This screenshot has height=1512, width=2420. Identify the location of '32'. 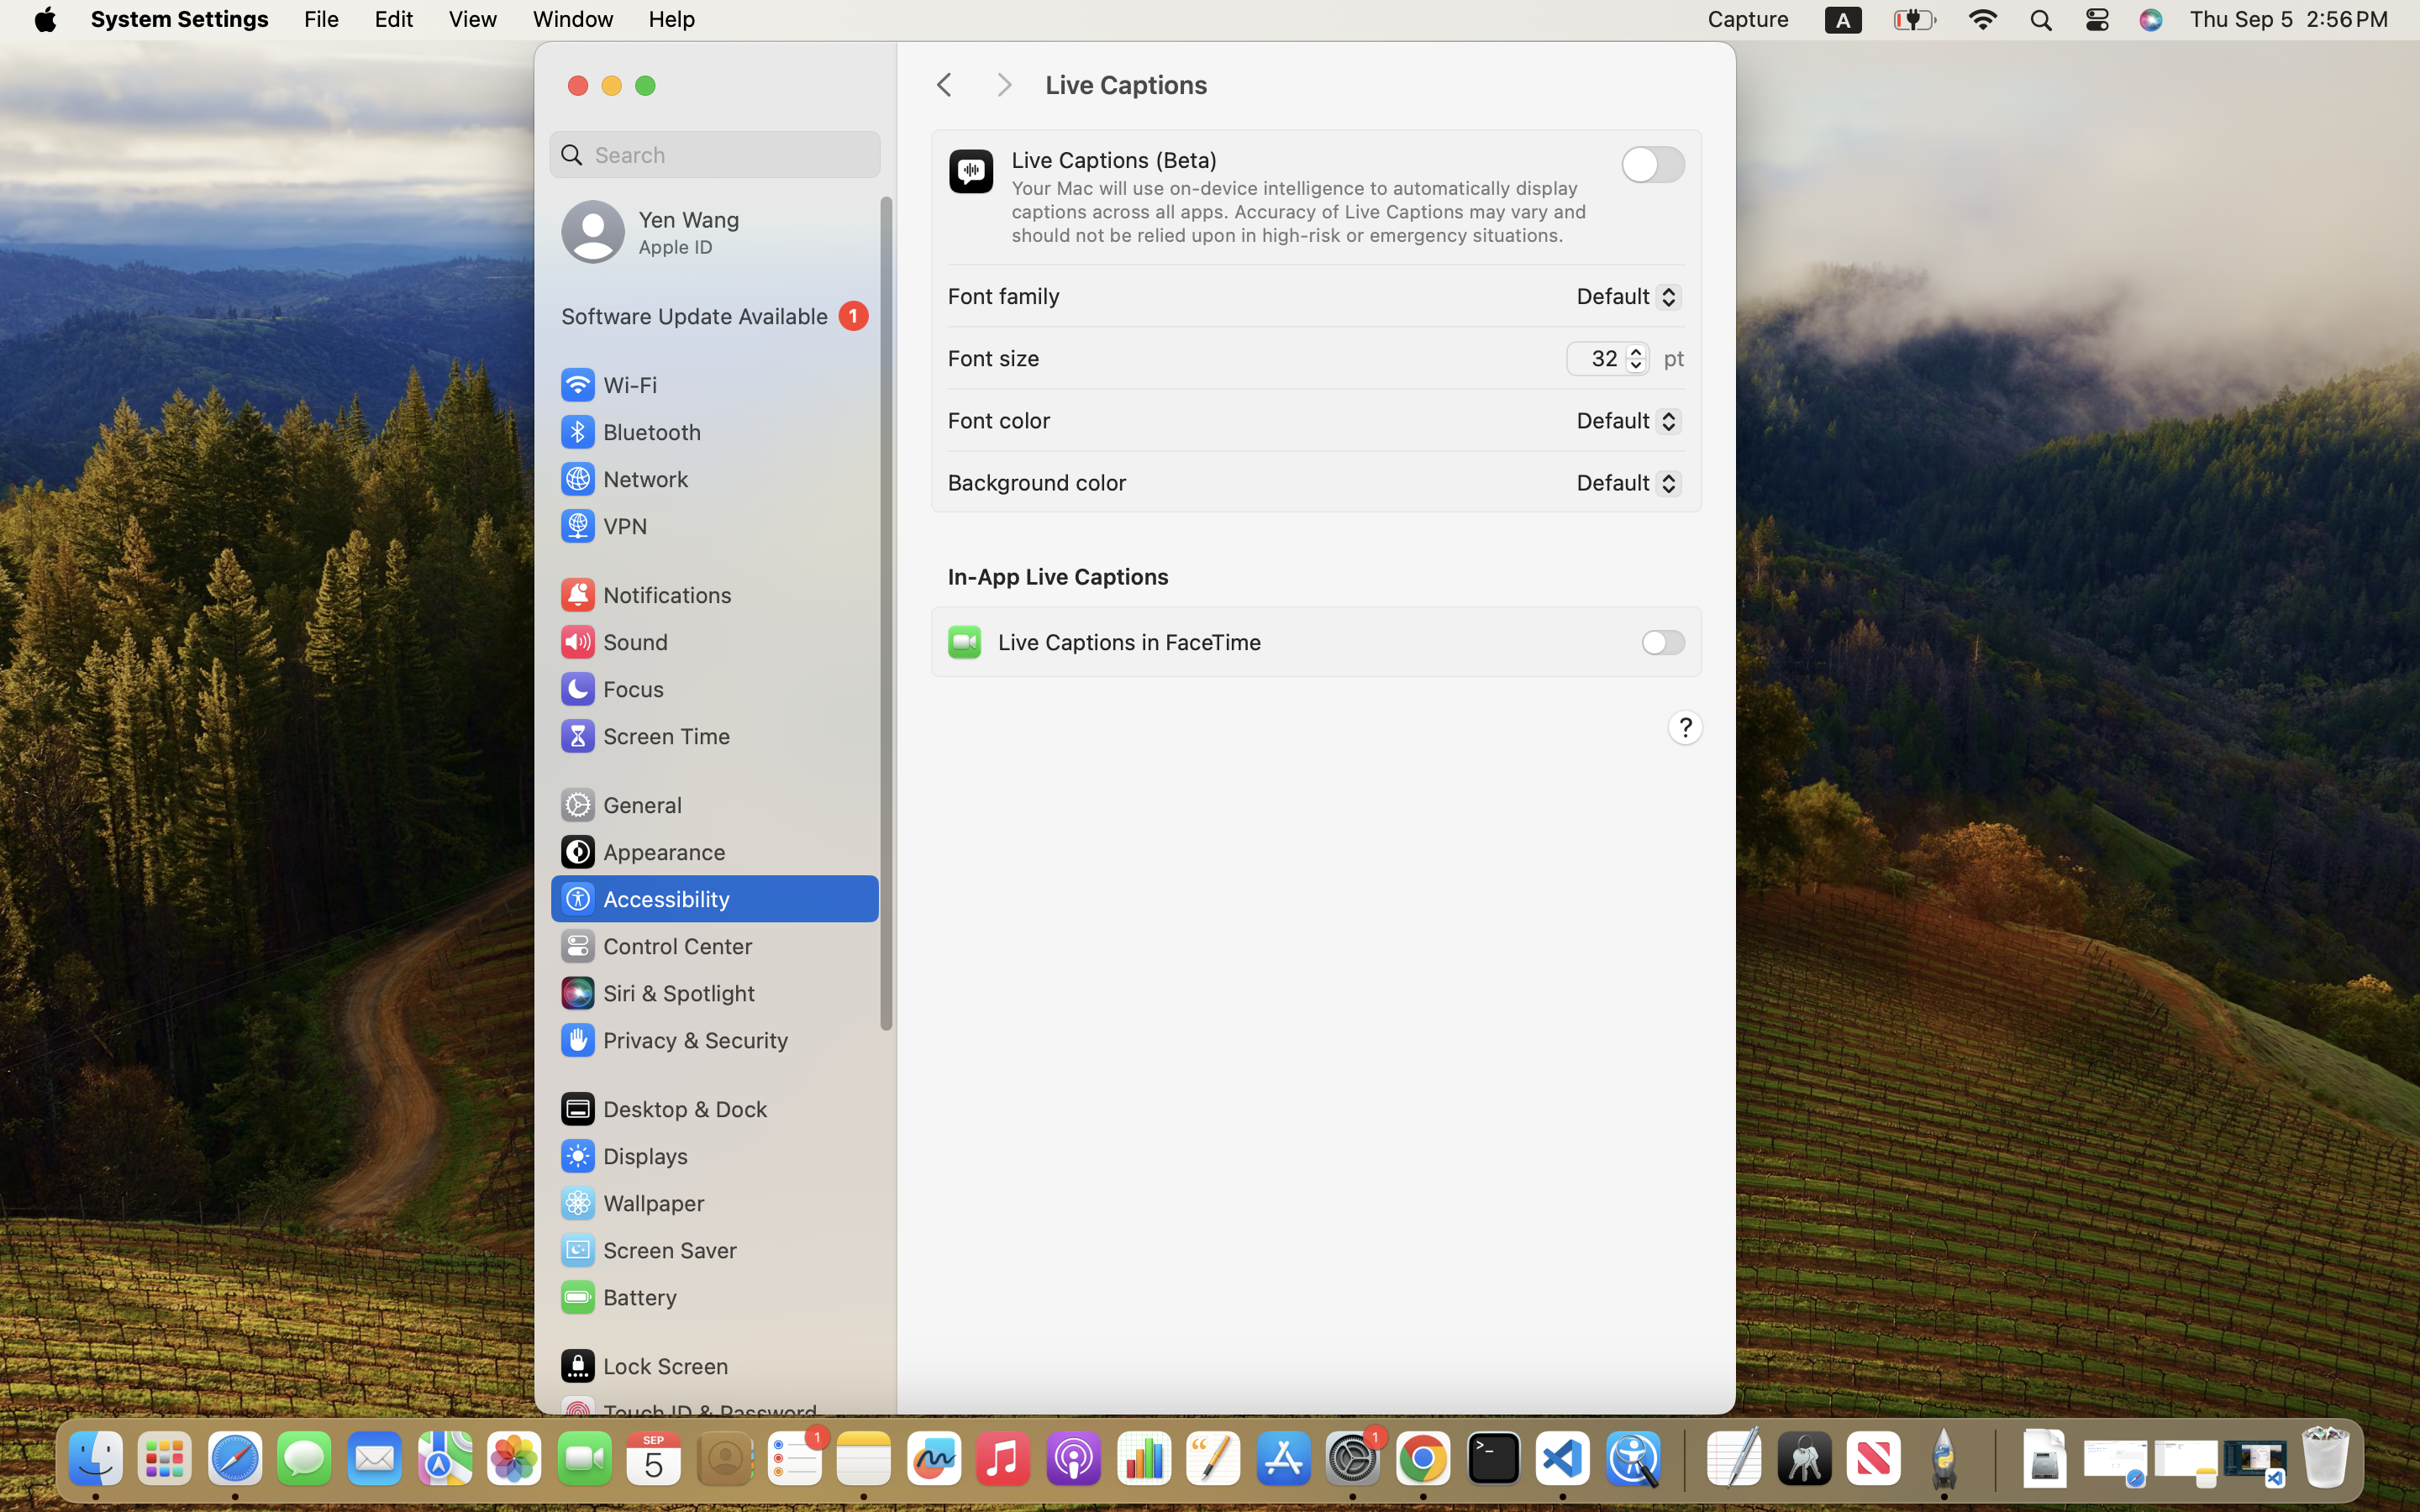
(1607, 357).